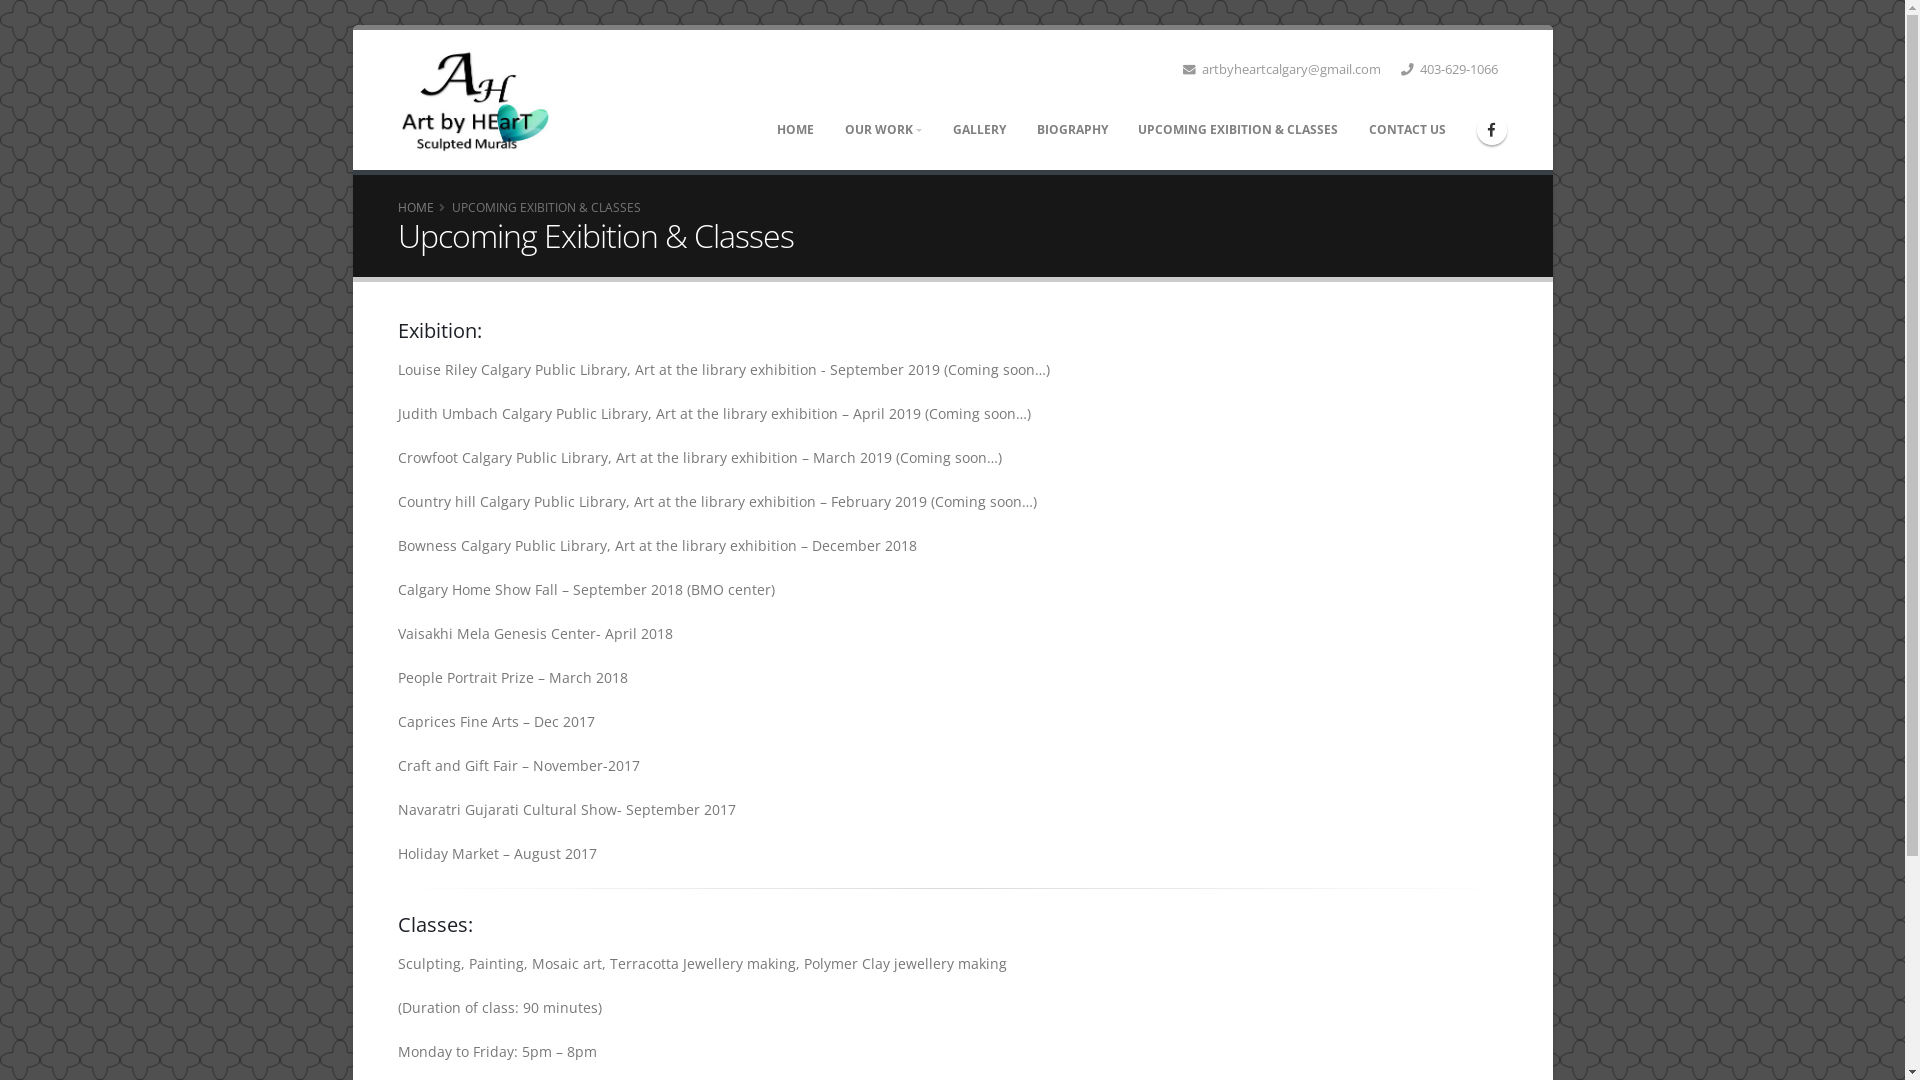 The width and height of the screenshot is (1920, 1080). I want to click on 'GALLERY', so click(936, 130).